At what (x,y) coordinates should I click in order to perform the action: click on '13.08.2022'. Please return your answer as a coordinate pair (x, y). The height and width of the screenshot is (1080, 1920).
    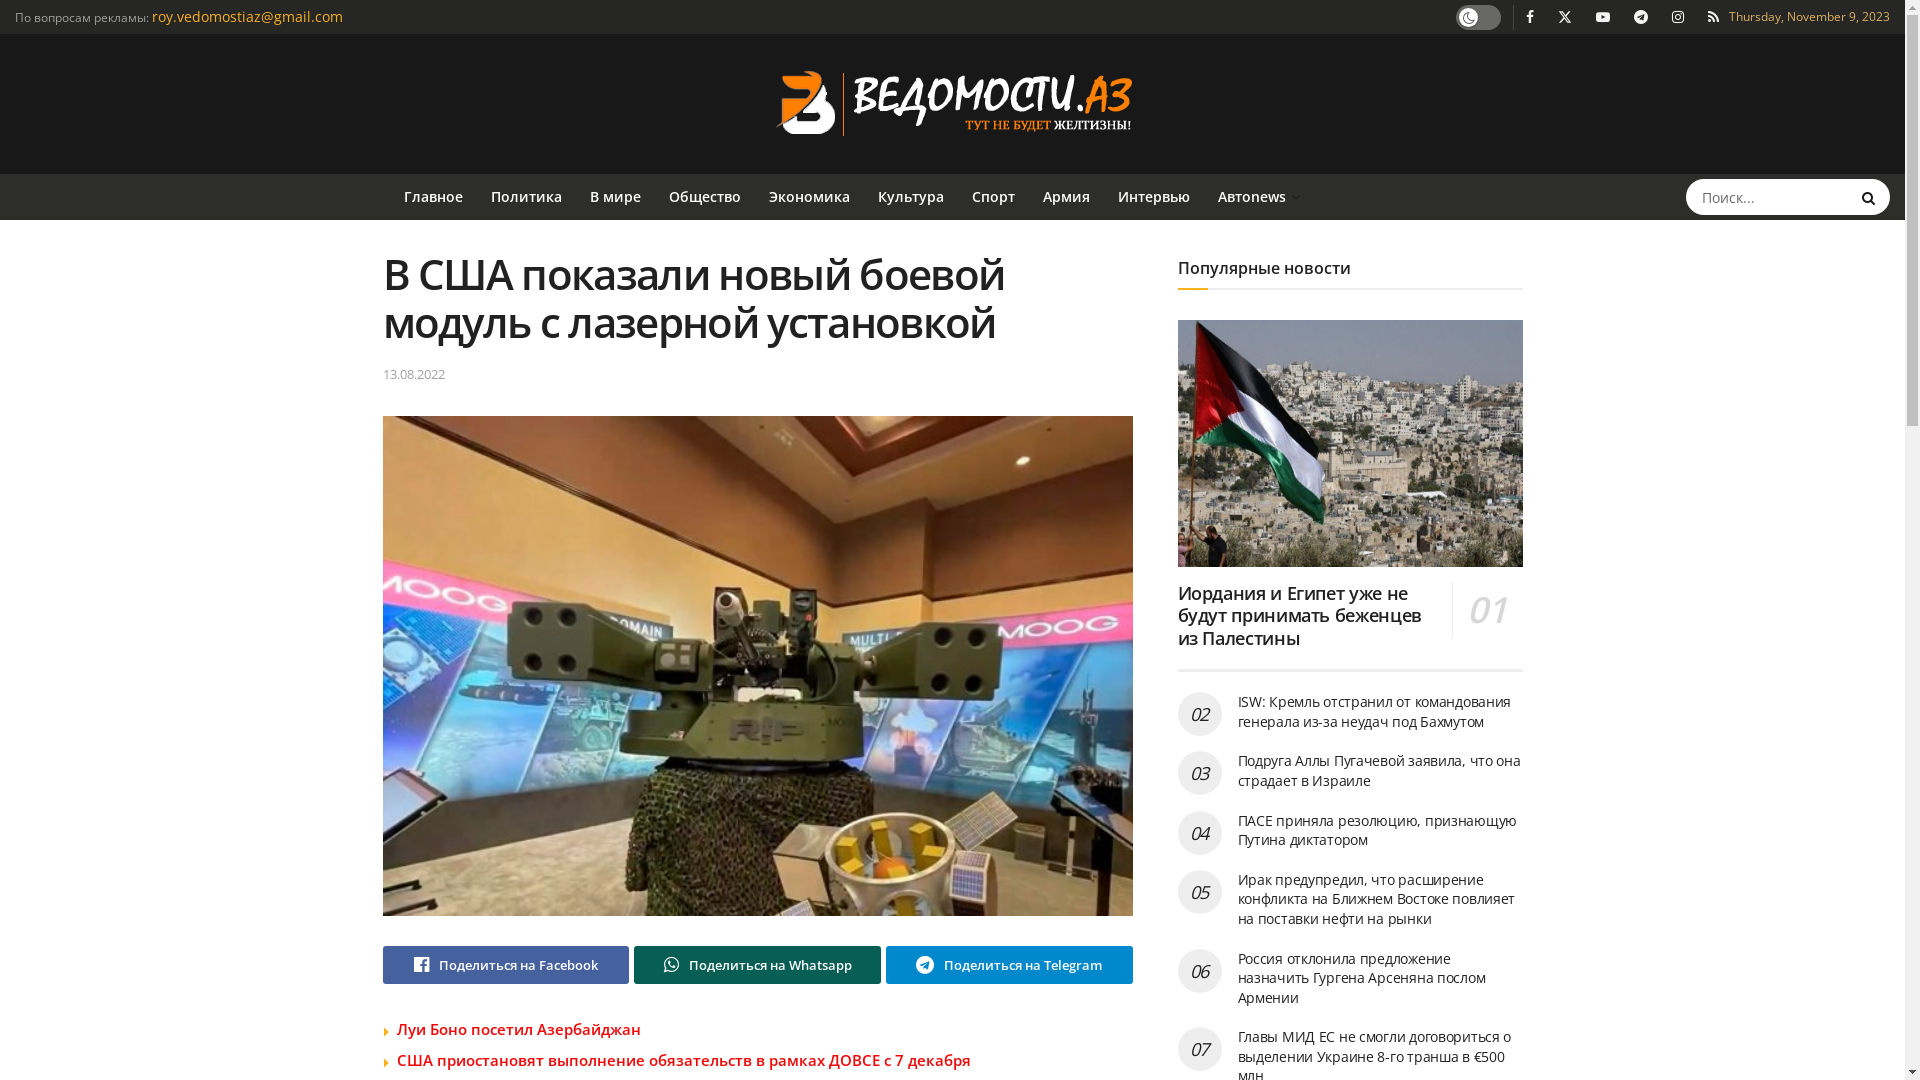
    Looking at the image, I should click on (411, 374).